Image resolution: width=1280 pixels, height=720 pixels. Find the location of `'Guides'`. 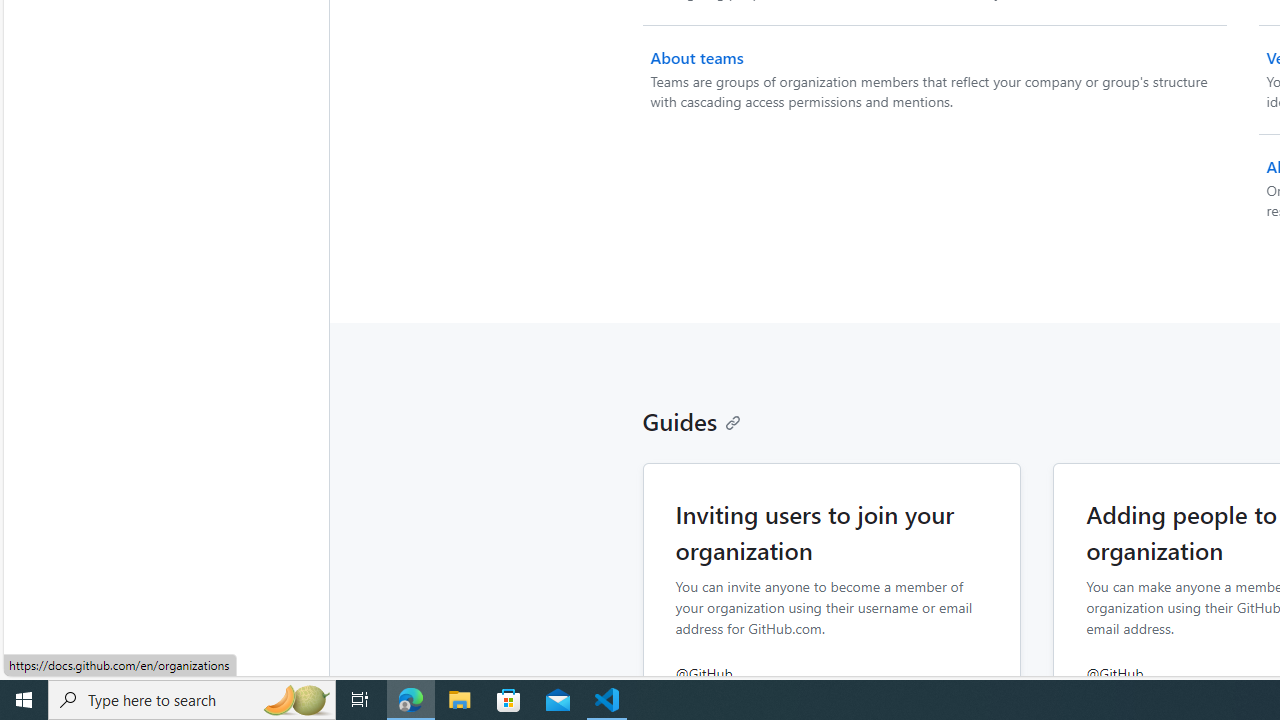

'Guides' is located at coordinates (692, 419).